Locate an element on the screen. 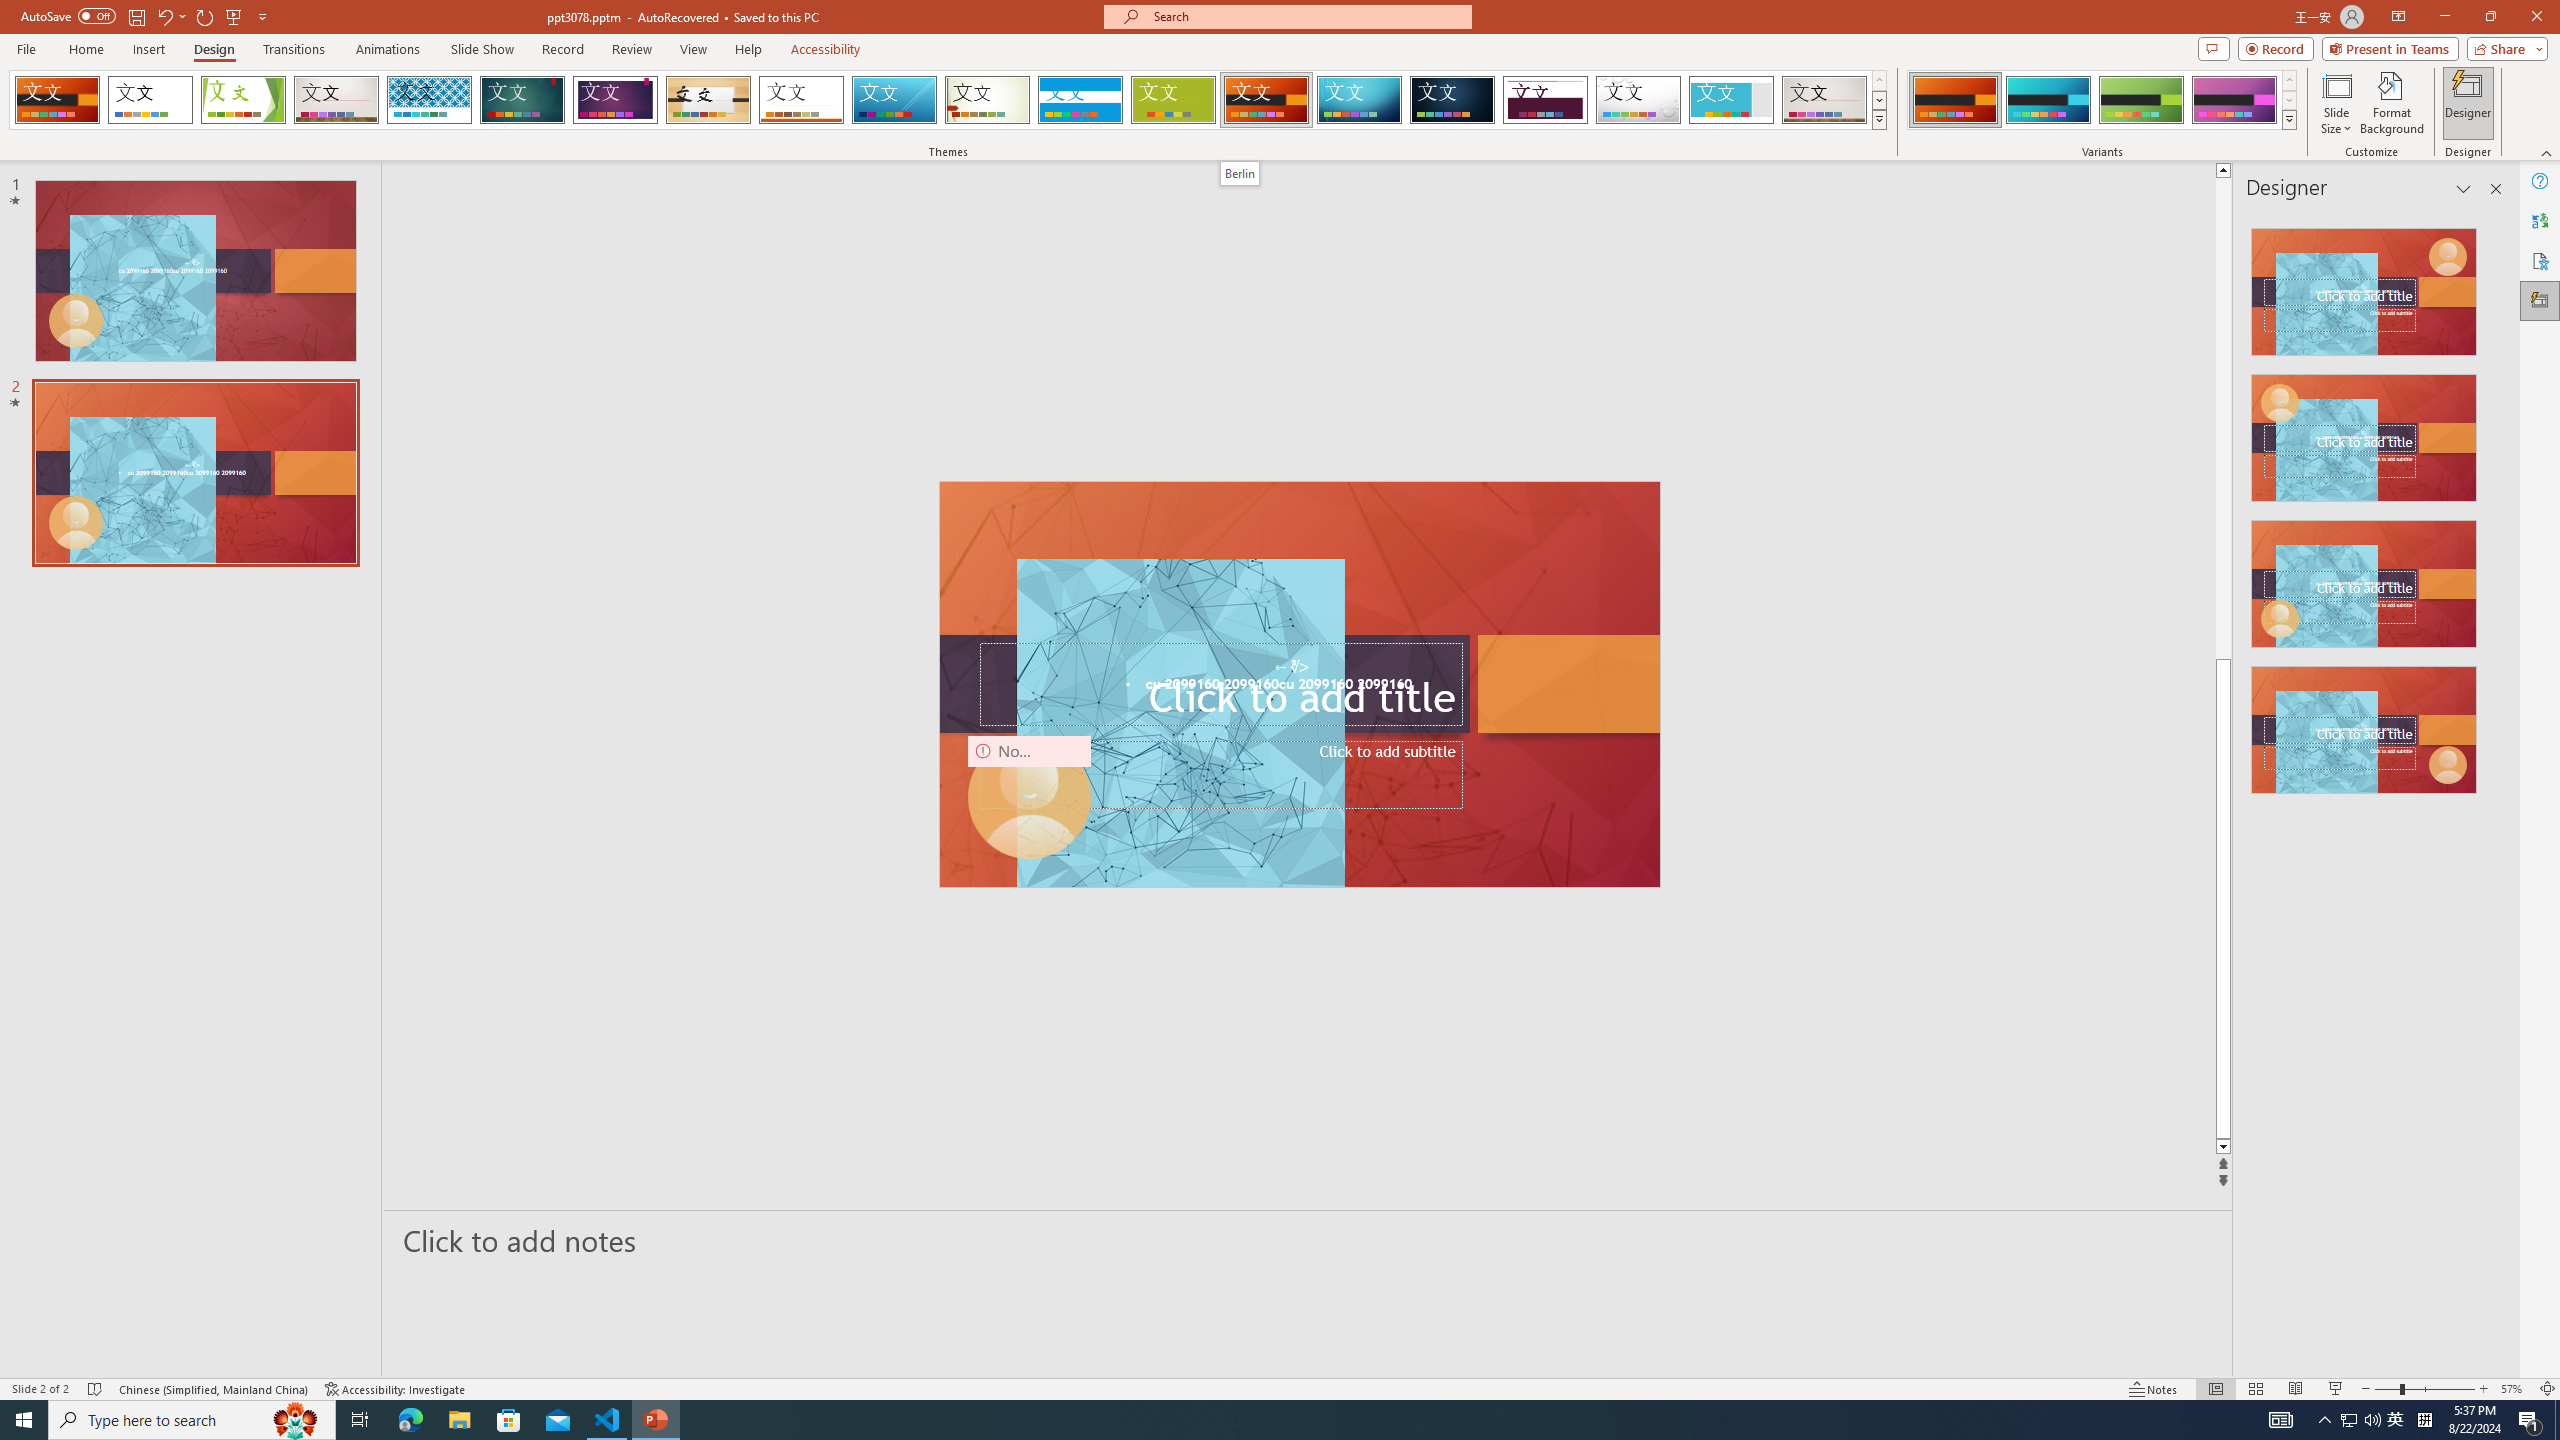  'AutomationID: SlideThemesGallery' is located at coordinates (947, 99).